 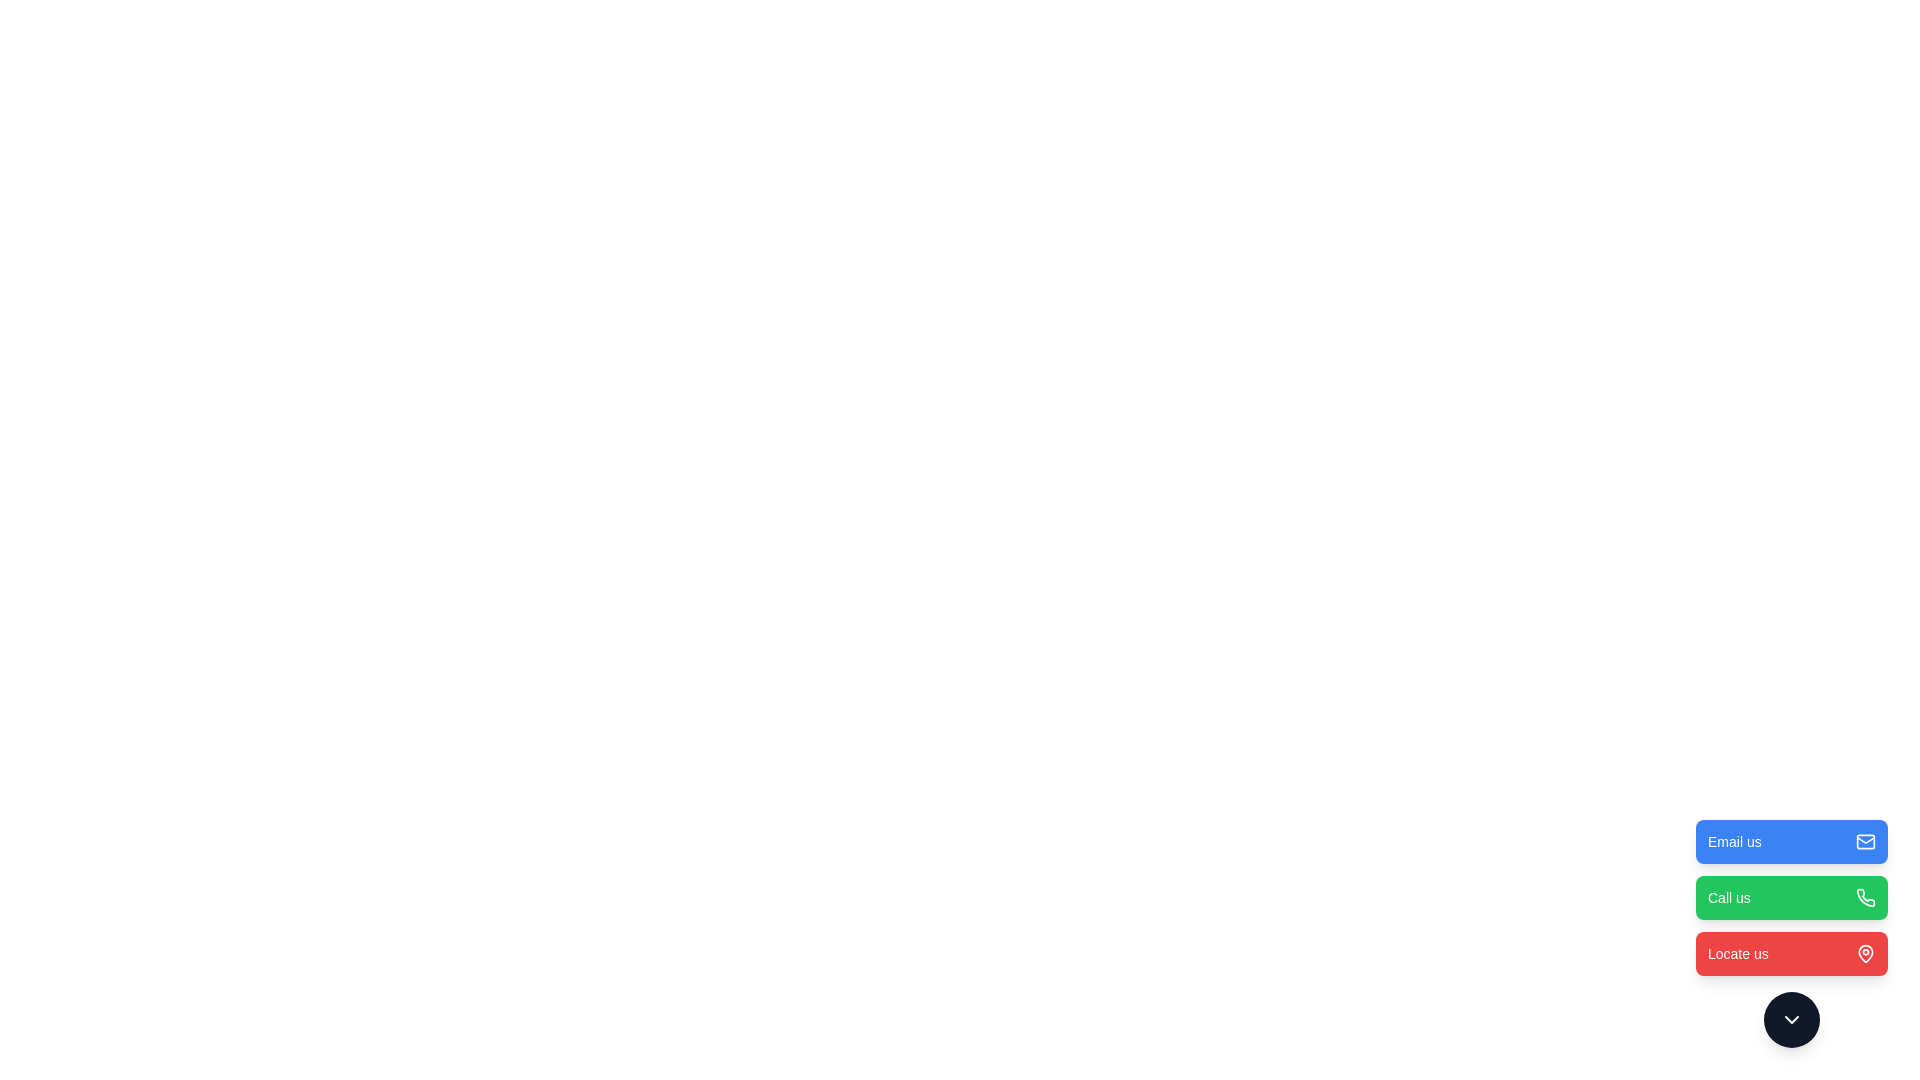 I want to click on the toggle button to open or close the menu, so click(x=1791, y=1019).